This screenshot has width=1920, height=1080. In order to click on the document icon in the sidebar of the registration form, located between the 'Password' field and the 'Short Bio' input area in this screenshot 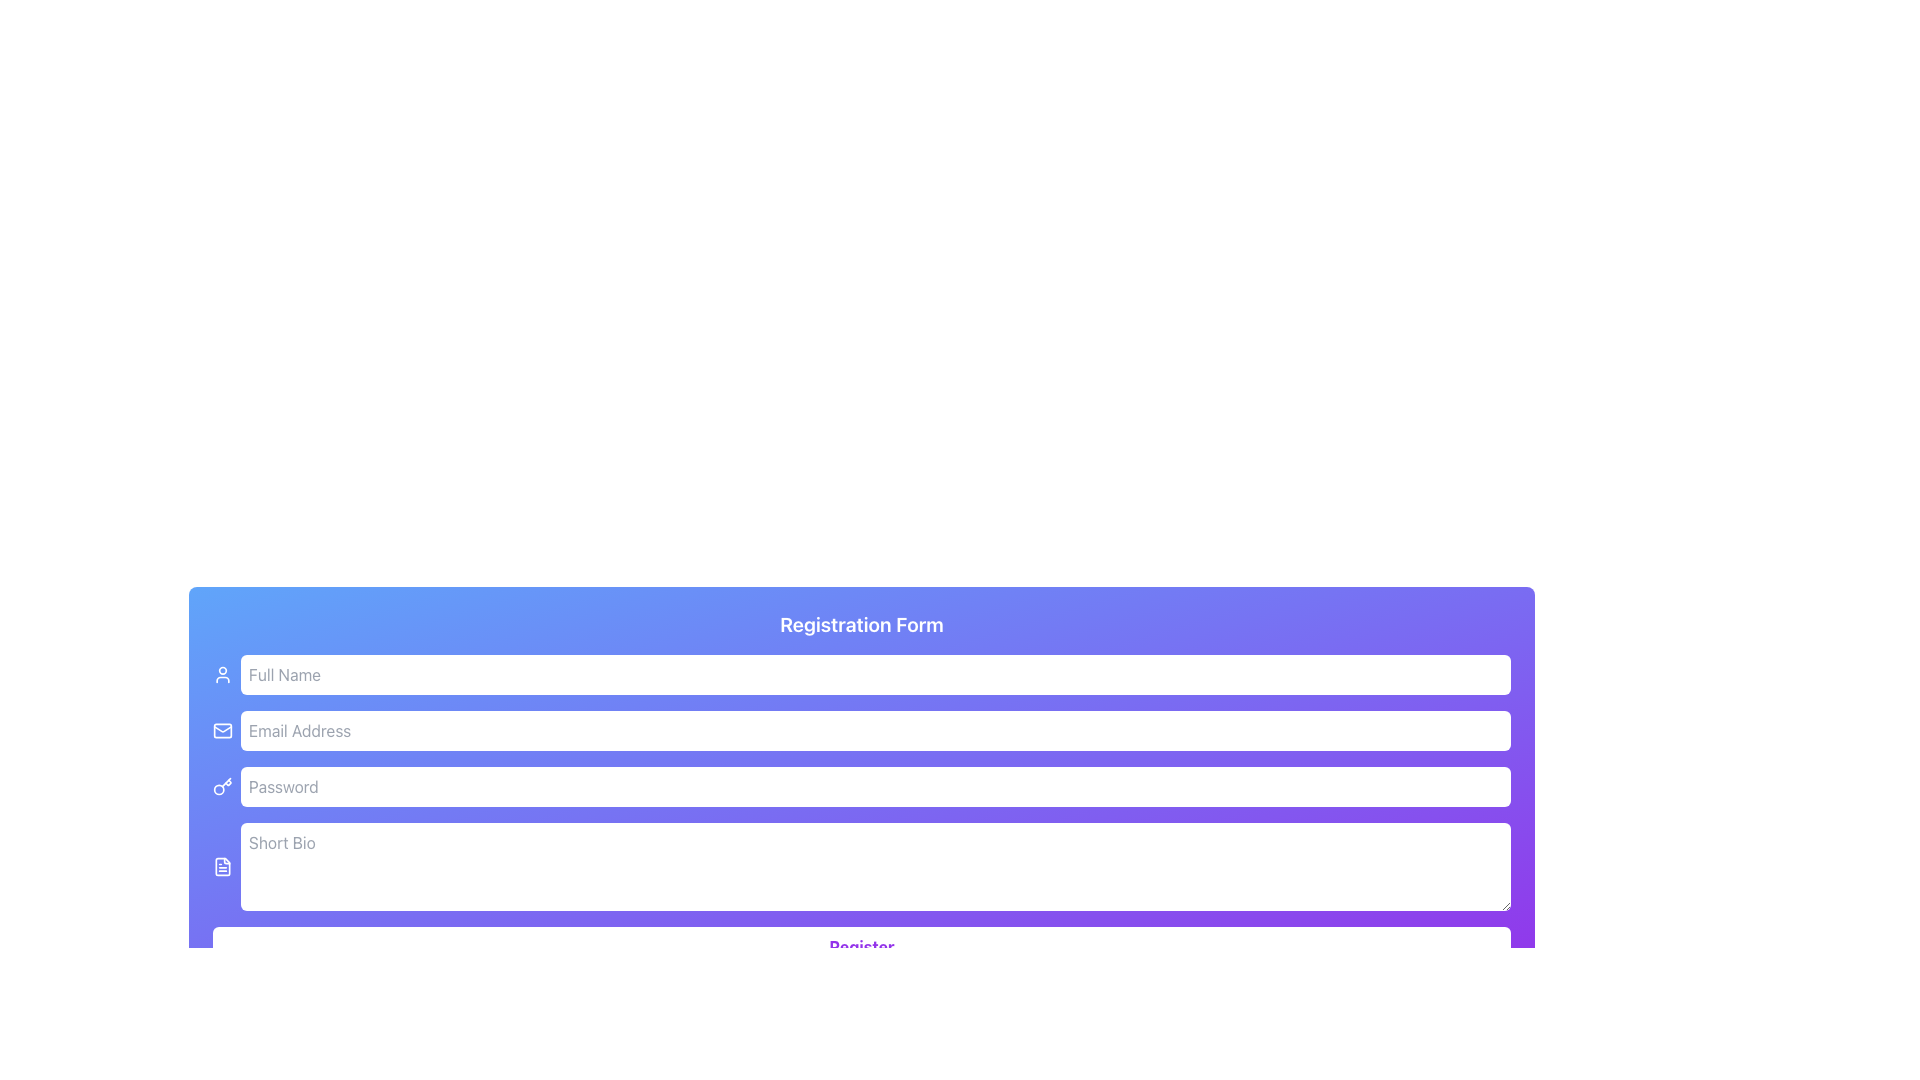, I will do `click(222, 866)`.